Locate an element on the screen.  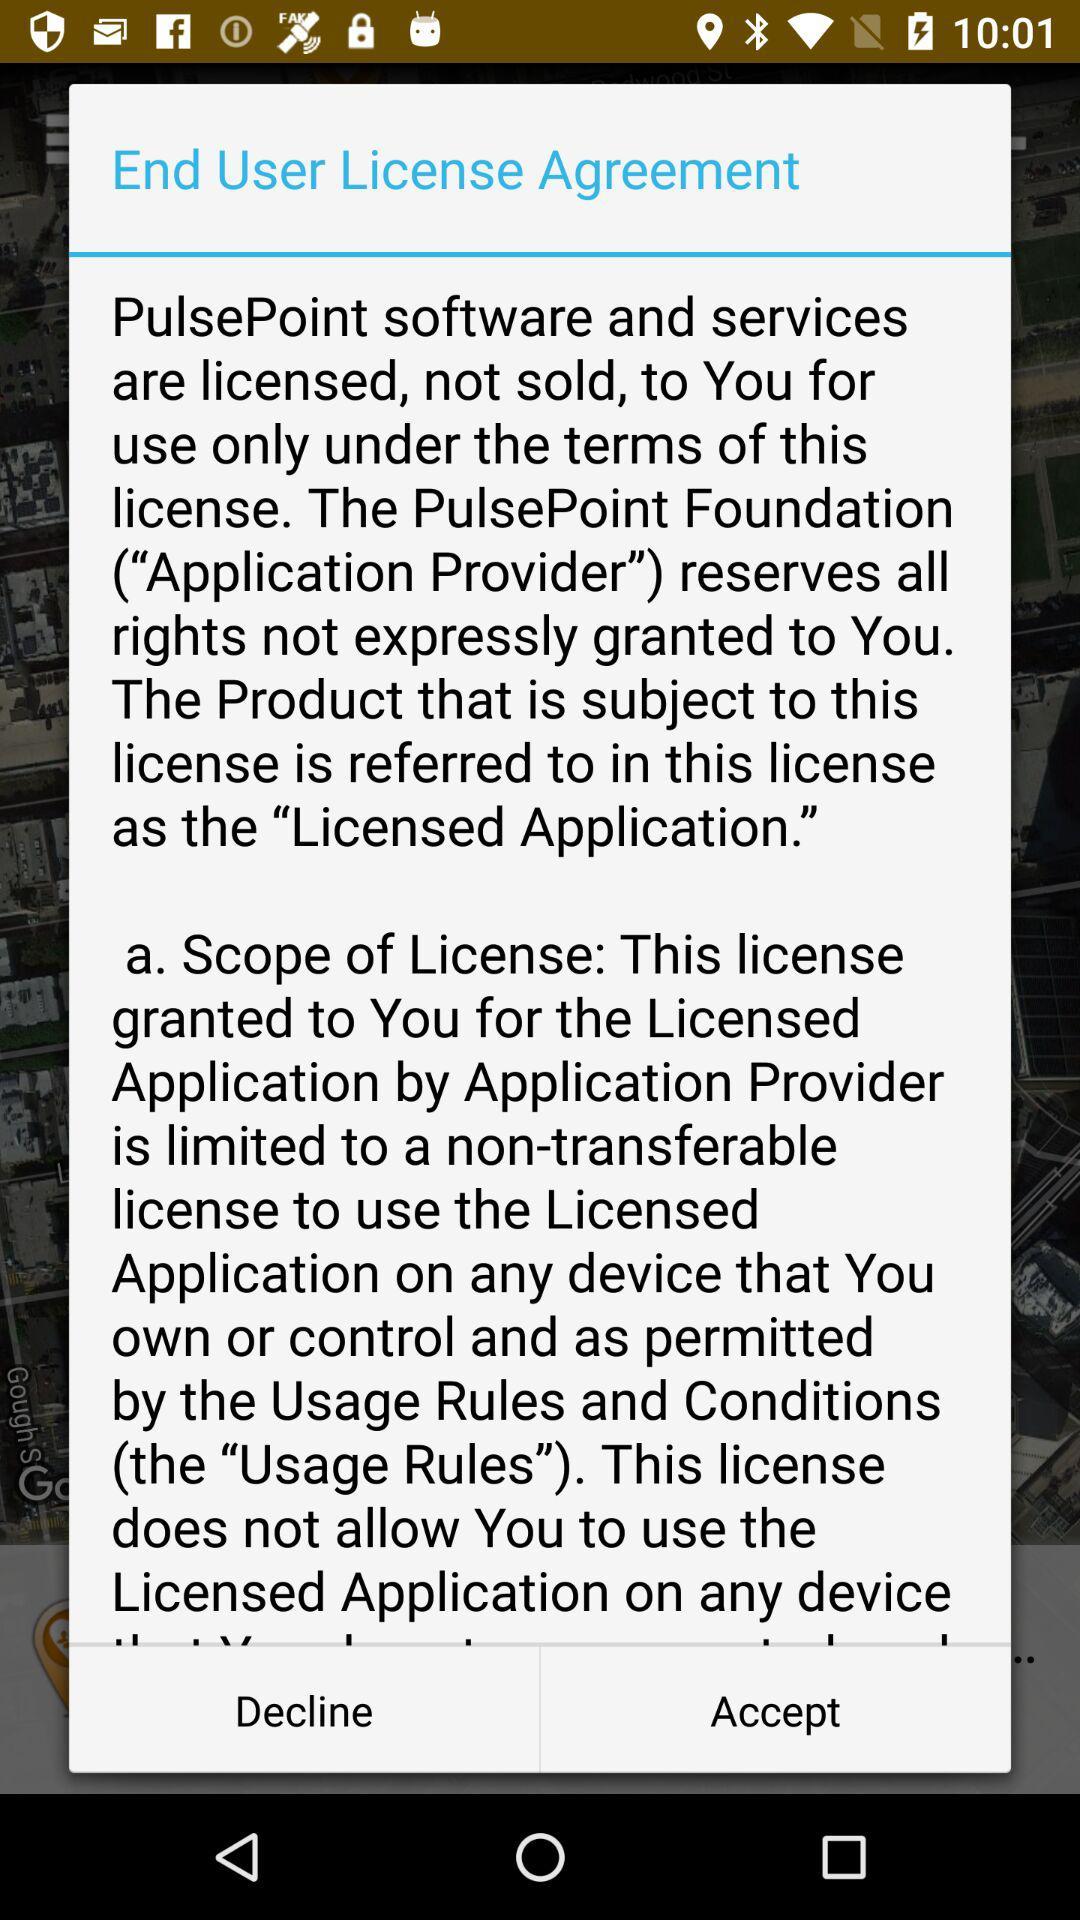
the decline button is located at coordinates (304, 1708).